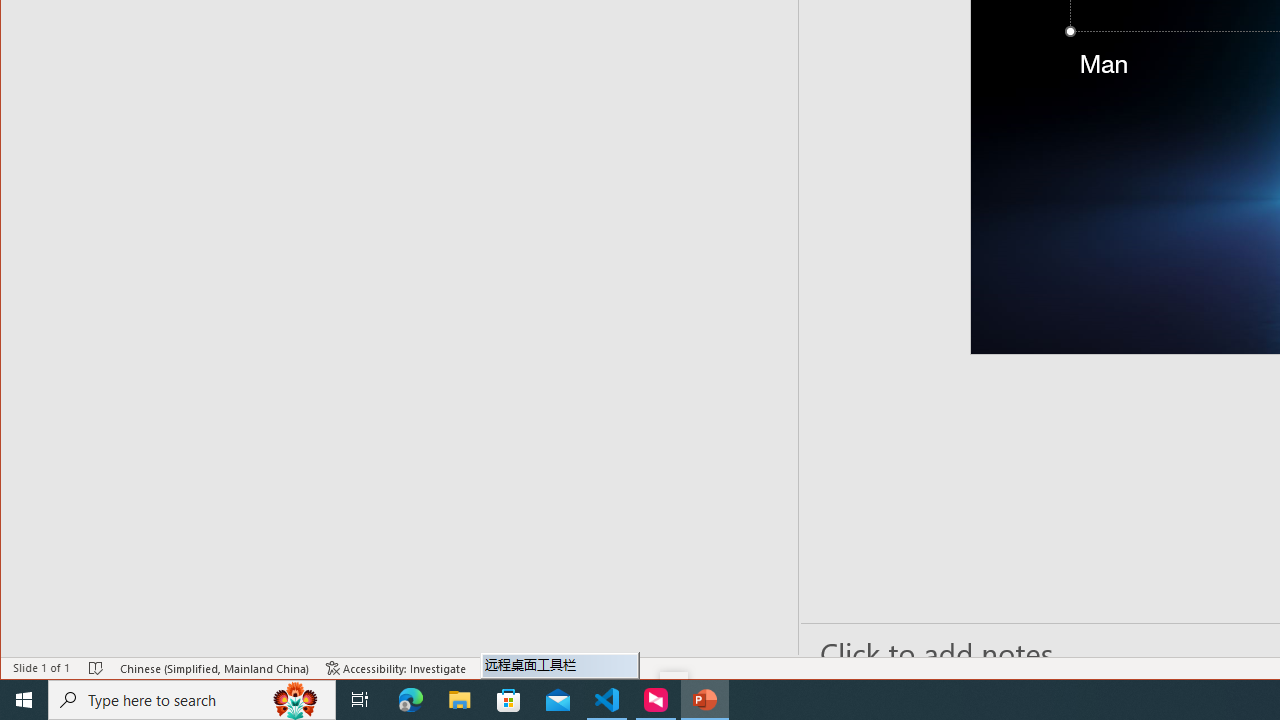  I want to click on 'File Explorer', so click(459, 698).